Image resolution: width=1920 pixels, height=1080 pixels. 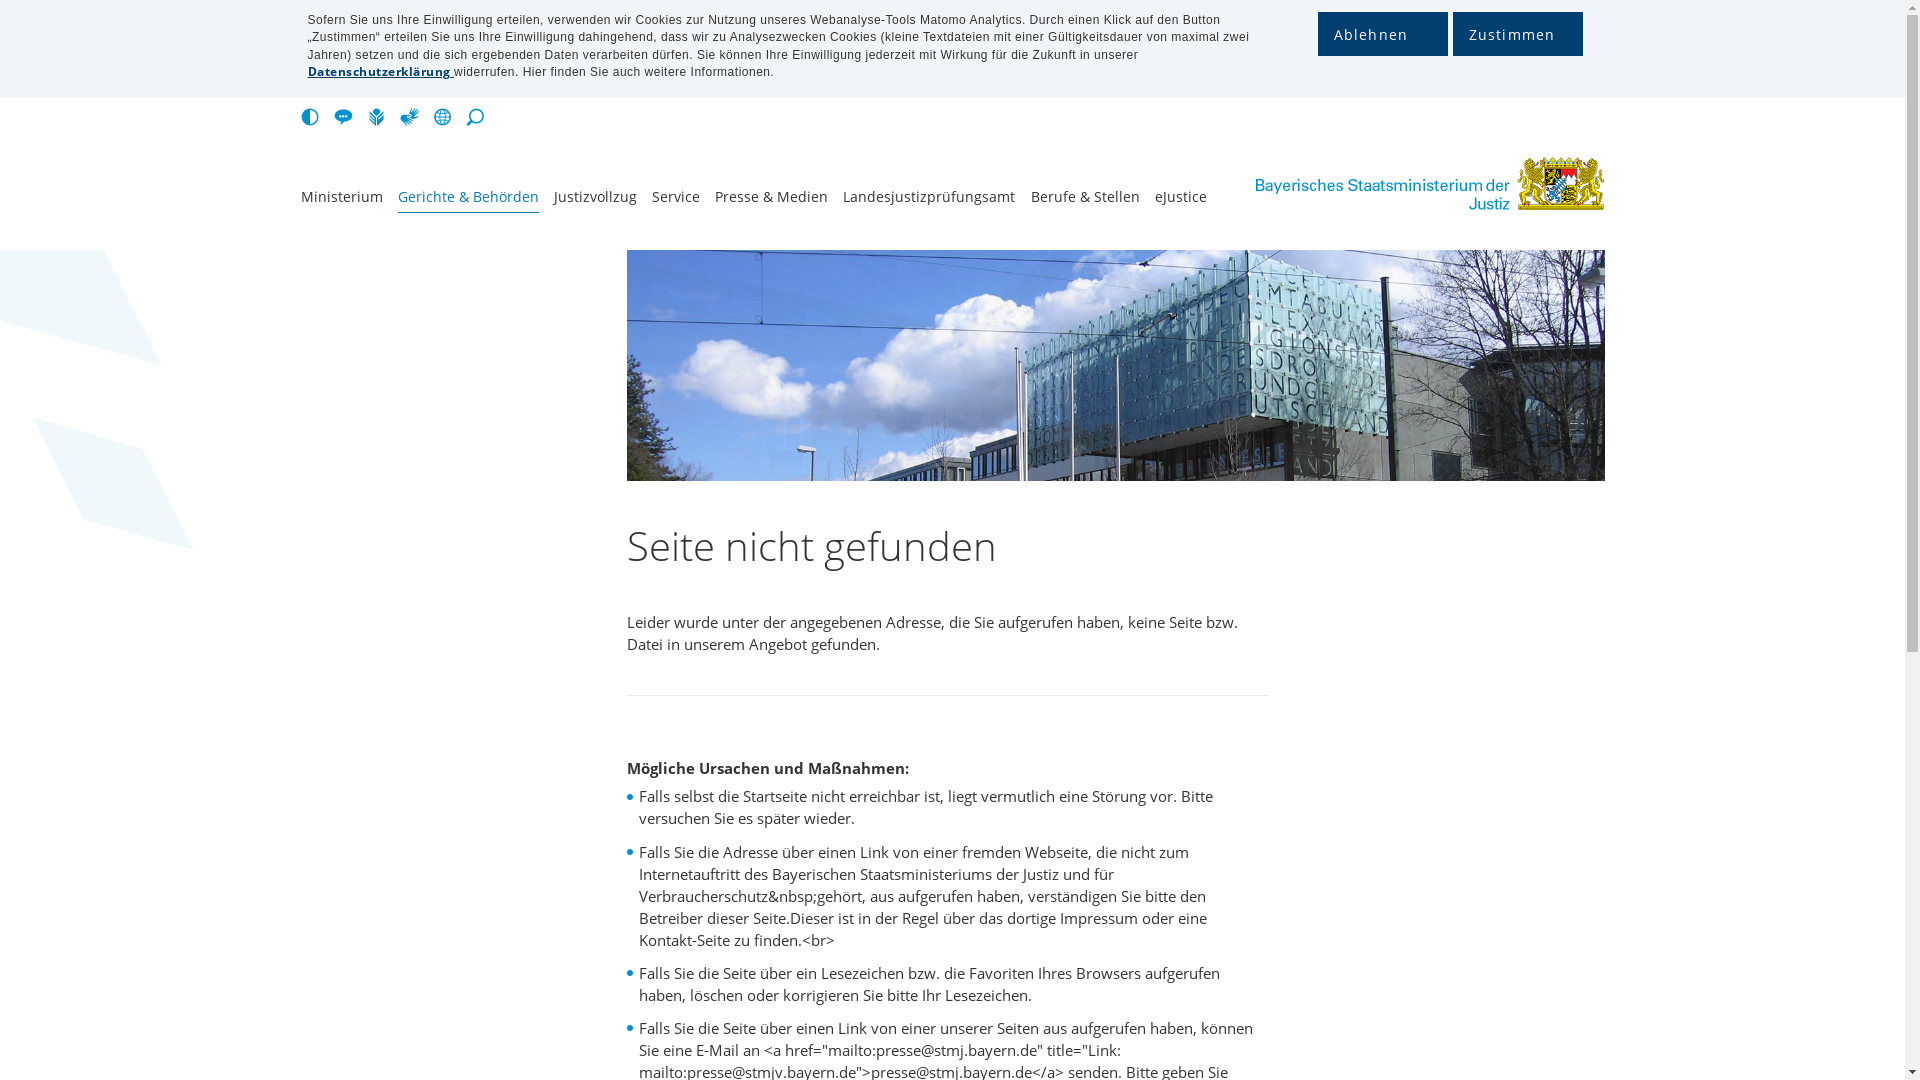 What do you see at coordinates (1084, 200) in the screenshot?
I see `'Berufe & Stellen'` at bounding box center [1084, 200].